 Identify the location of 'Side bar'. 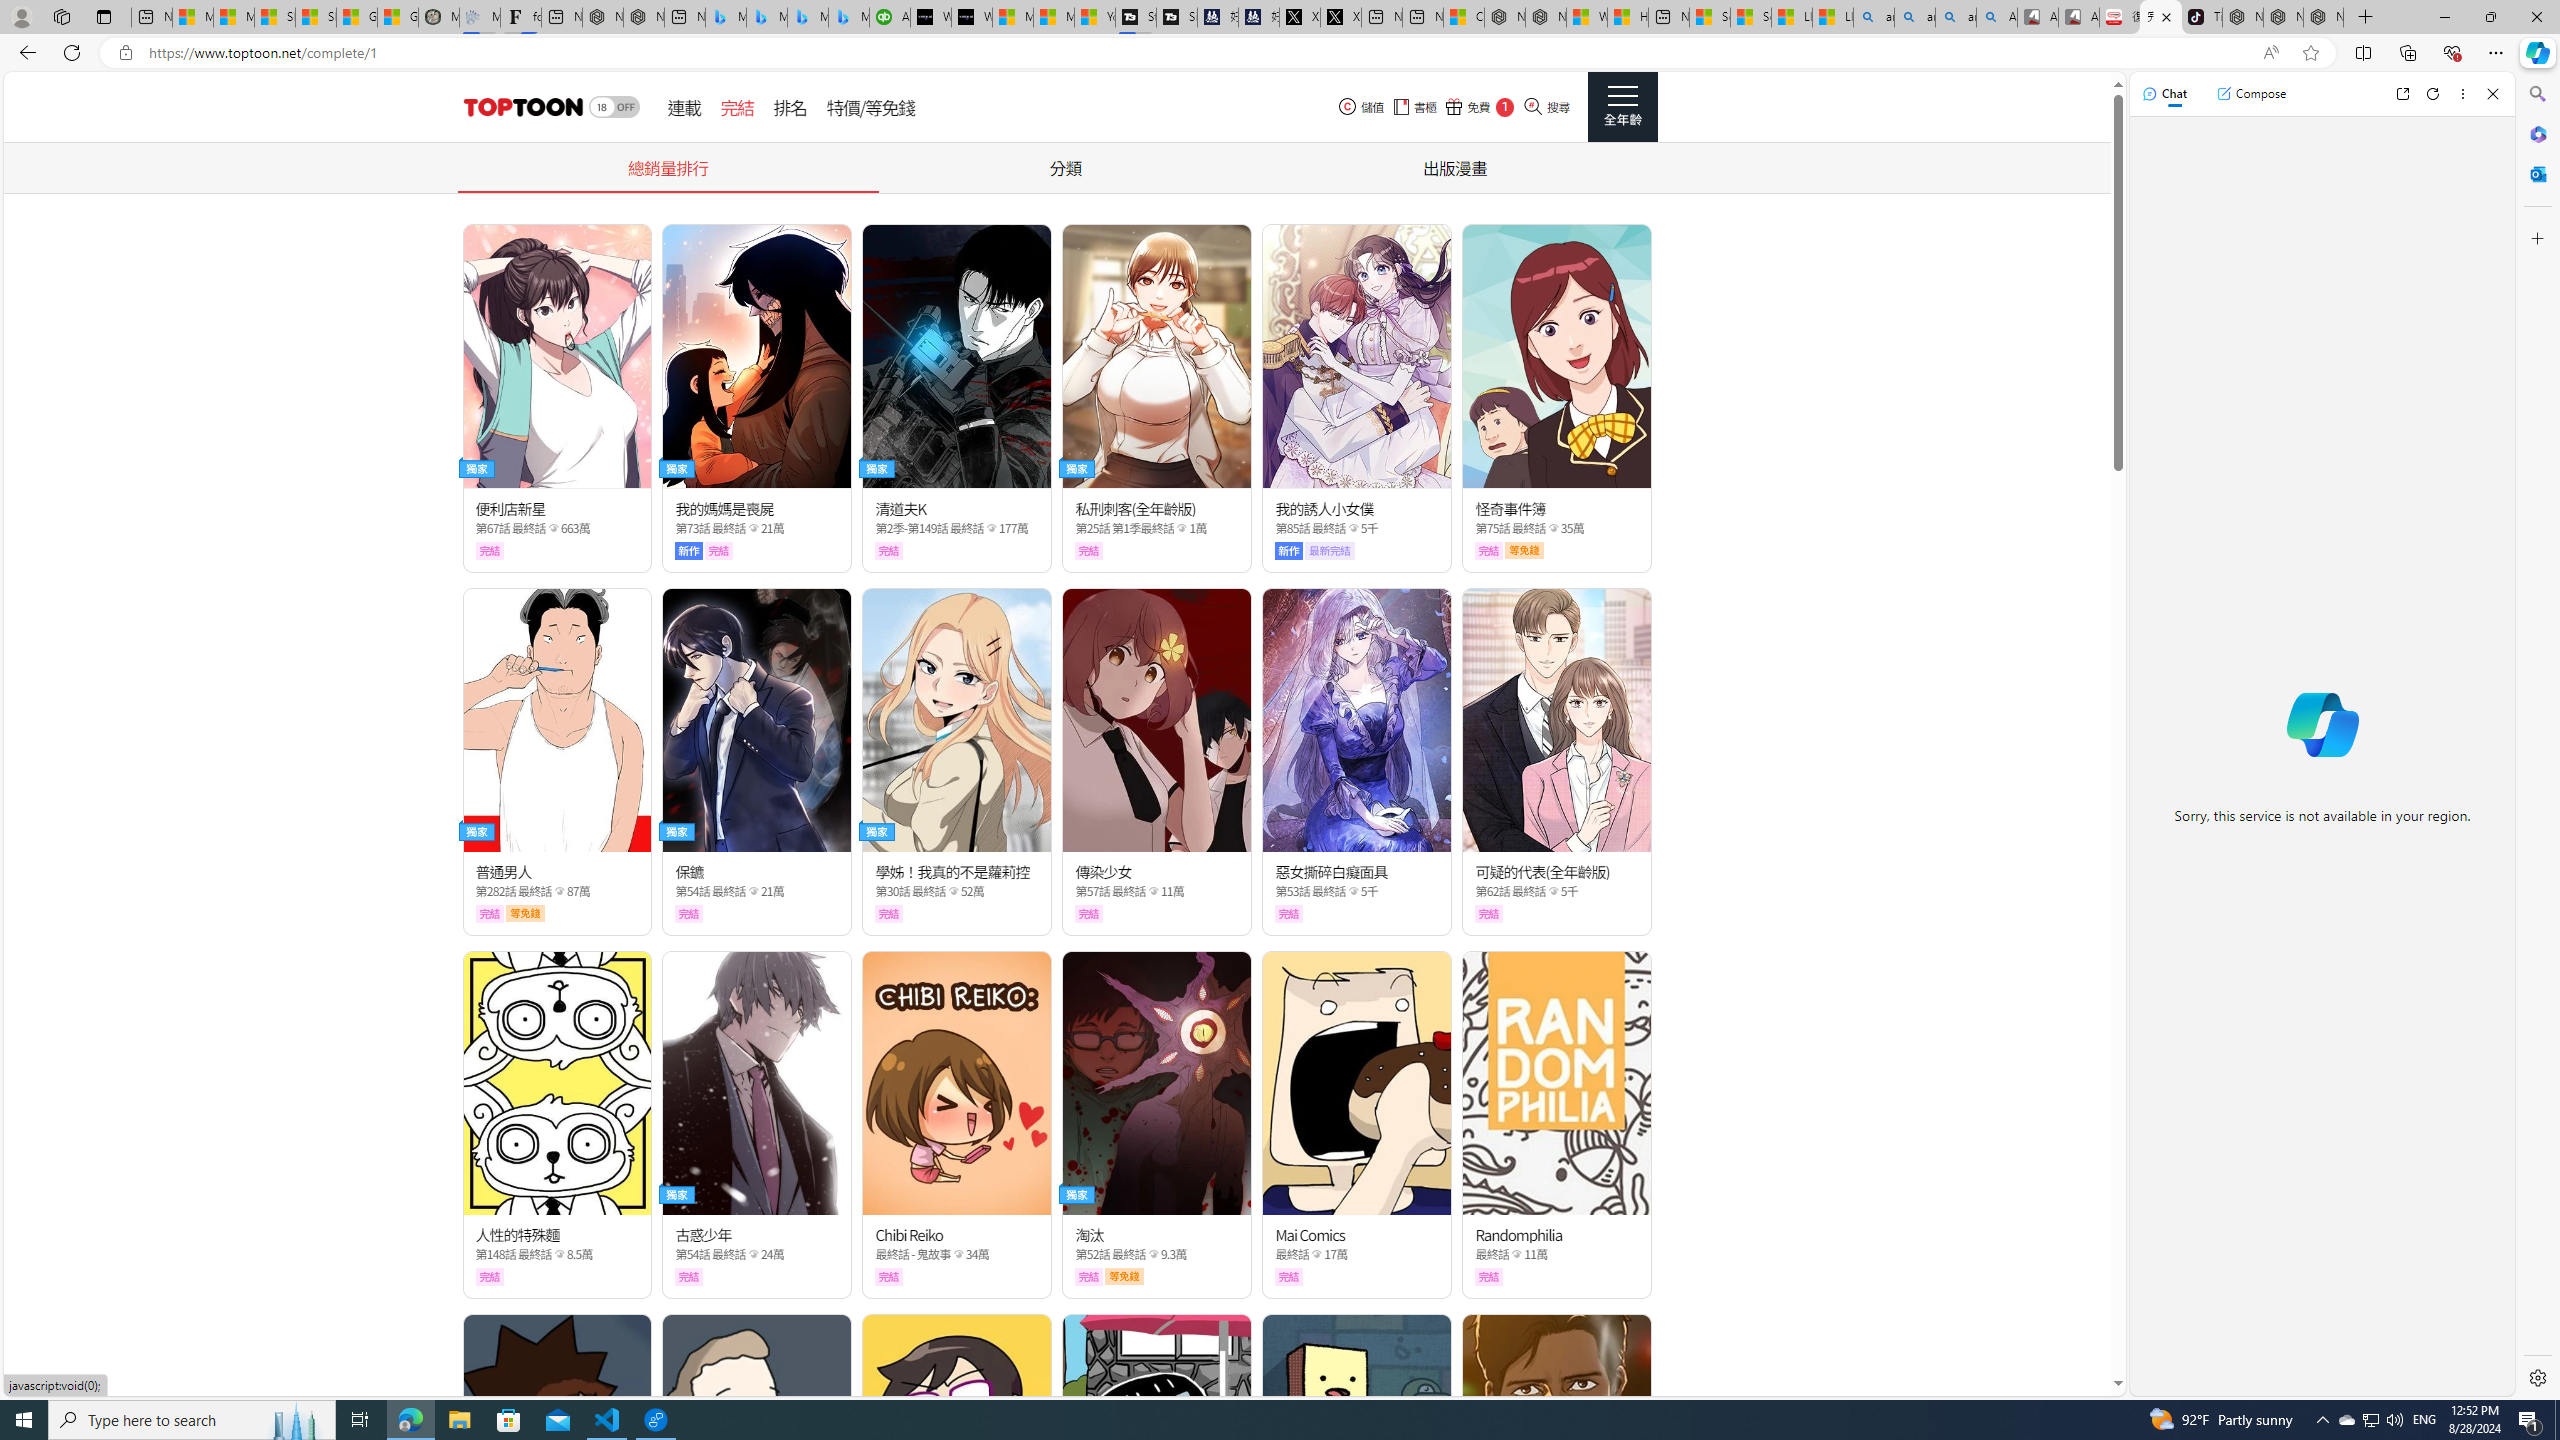
(2537, 735).